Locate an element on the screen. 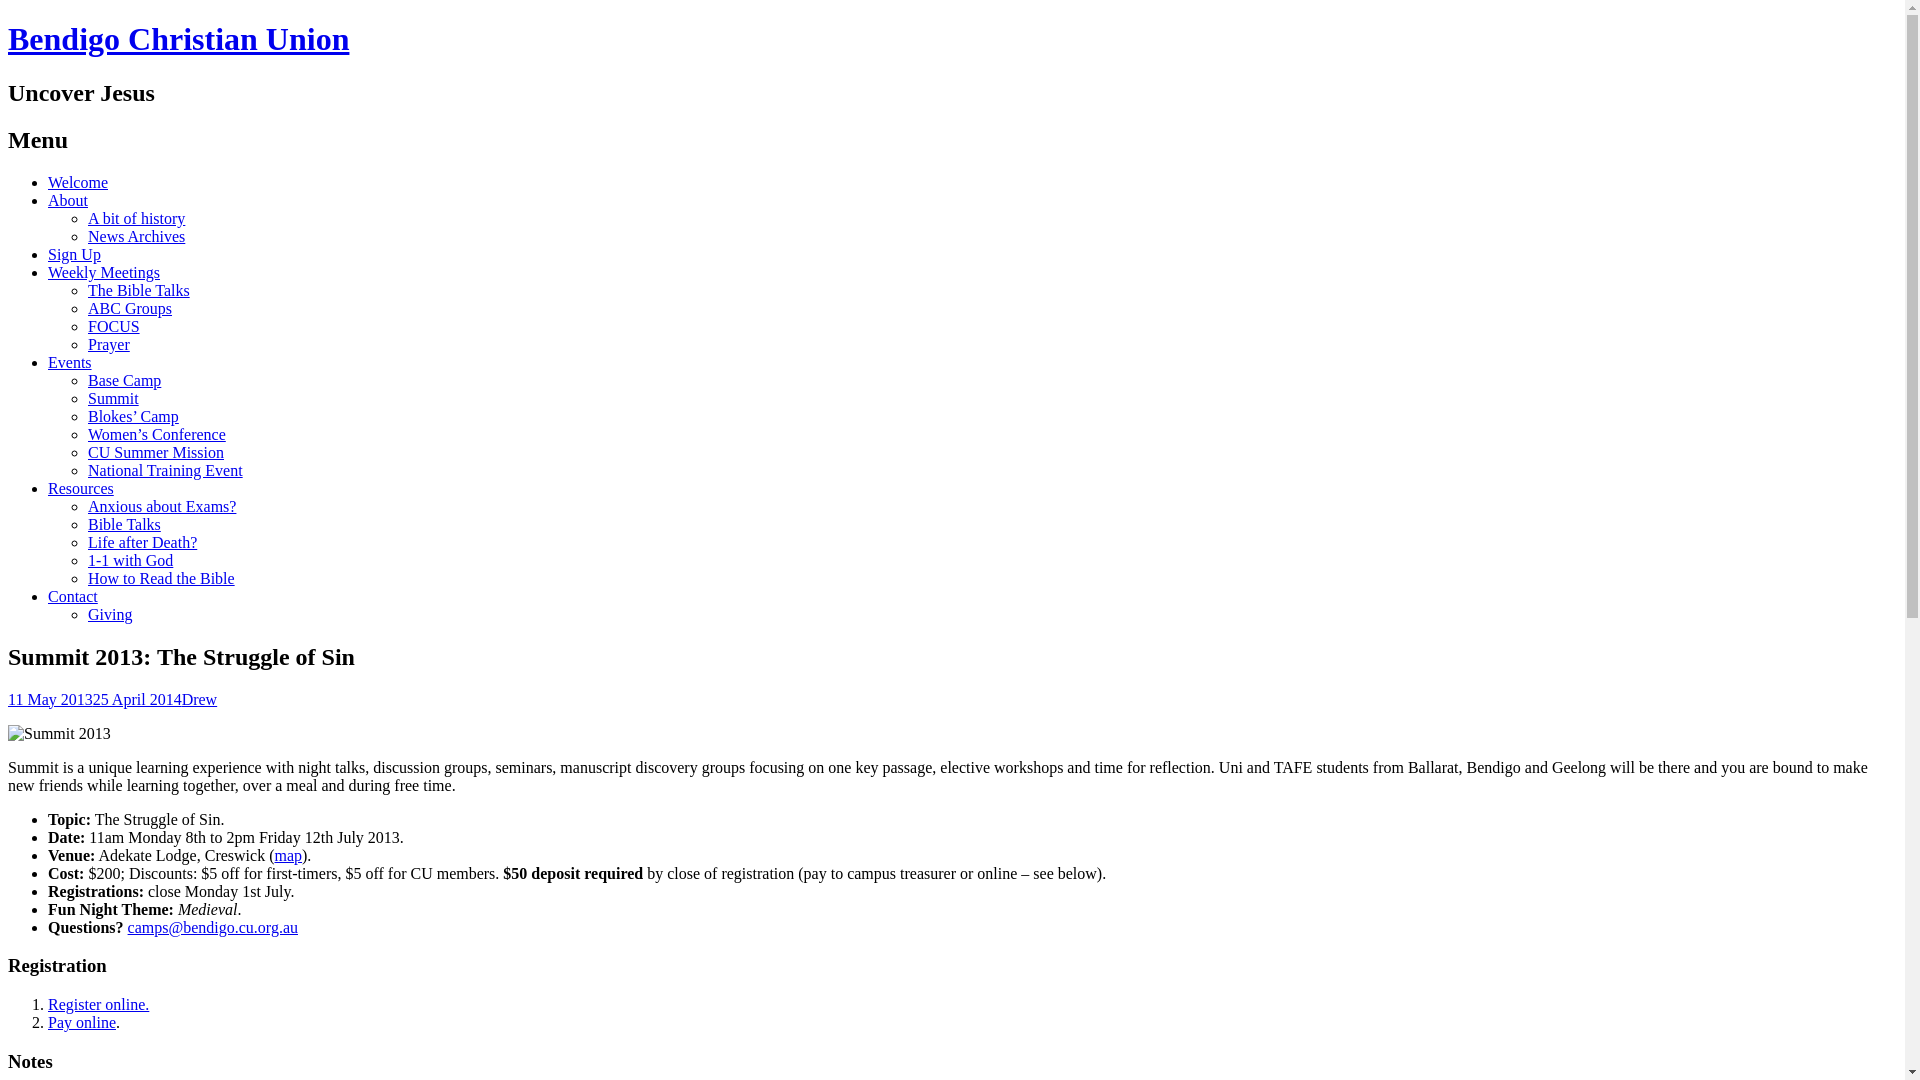  'Bible Talks' is located at coordinates (123, 523).